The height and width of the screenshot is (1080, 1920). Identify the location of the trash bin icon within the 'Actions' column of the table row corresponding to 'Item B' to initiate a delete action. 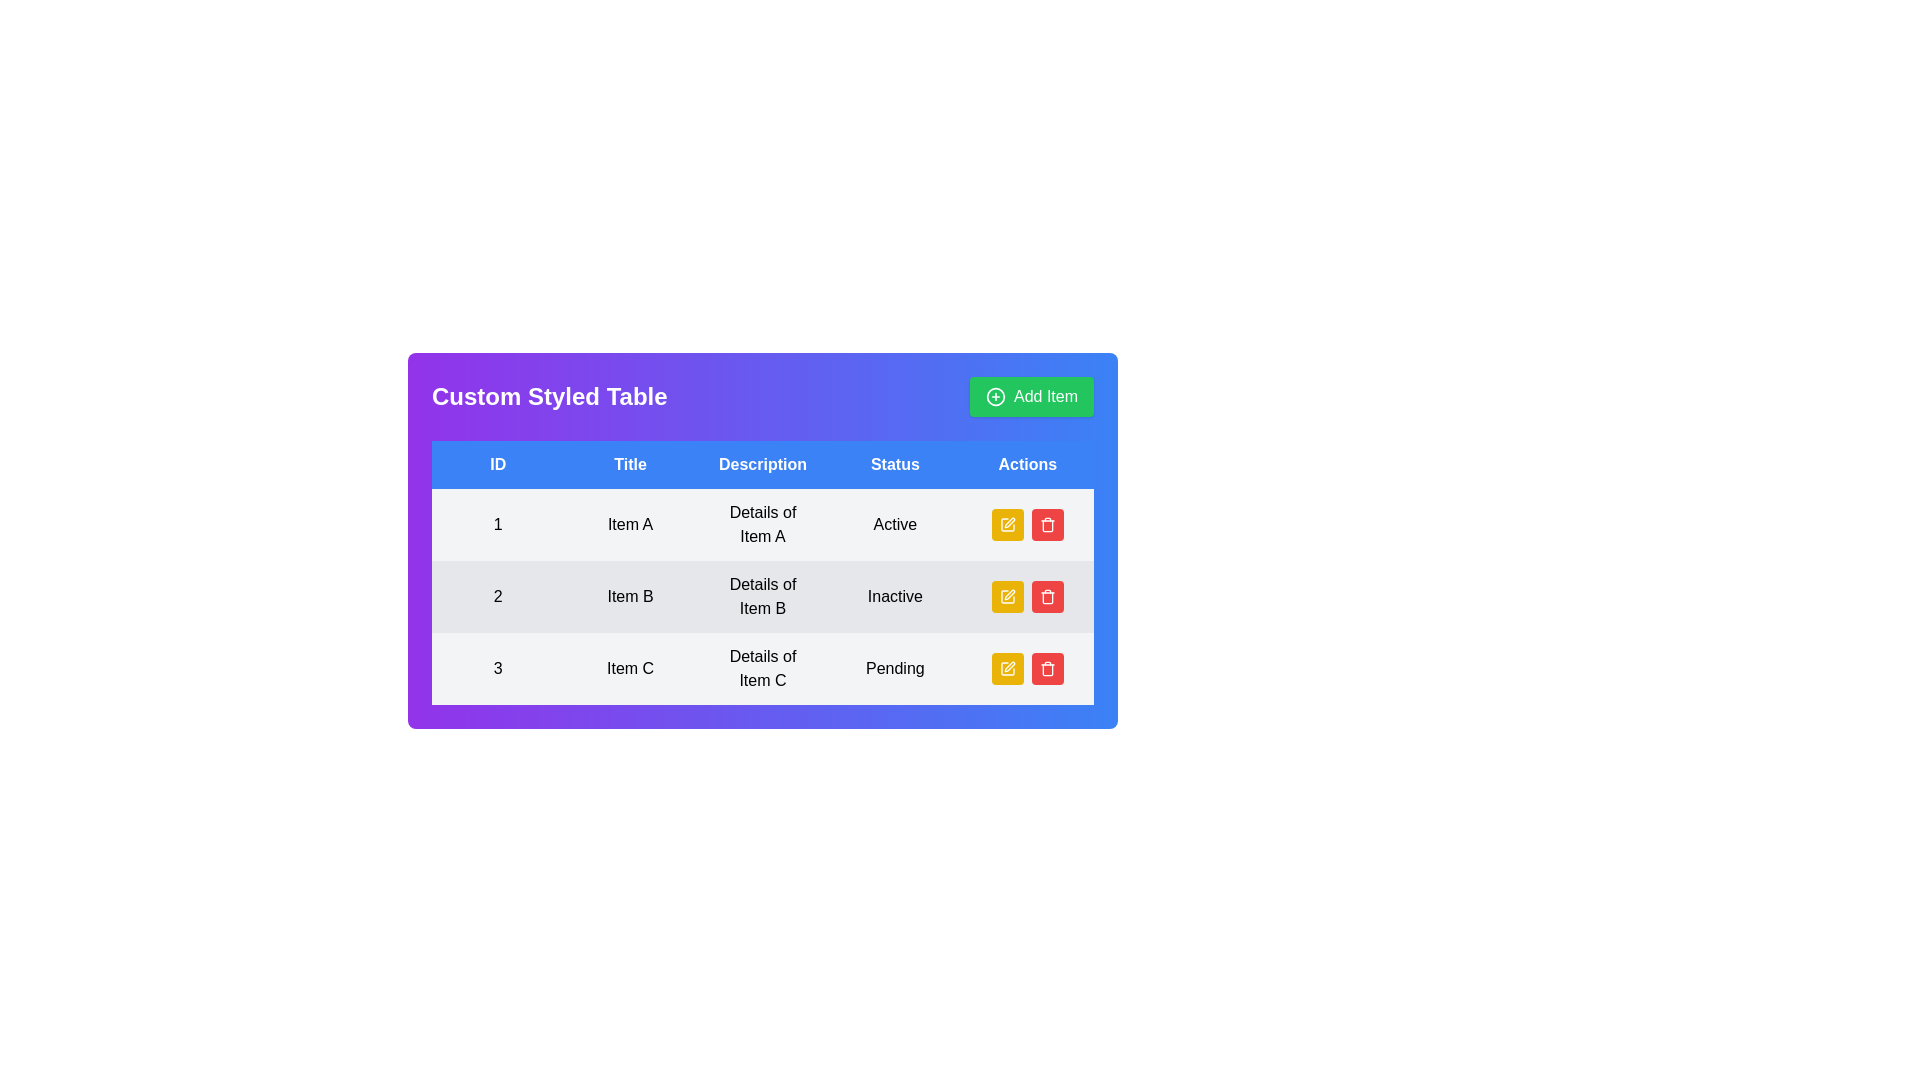
(1046, 597).